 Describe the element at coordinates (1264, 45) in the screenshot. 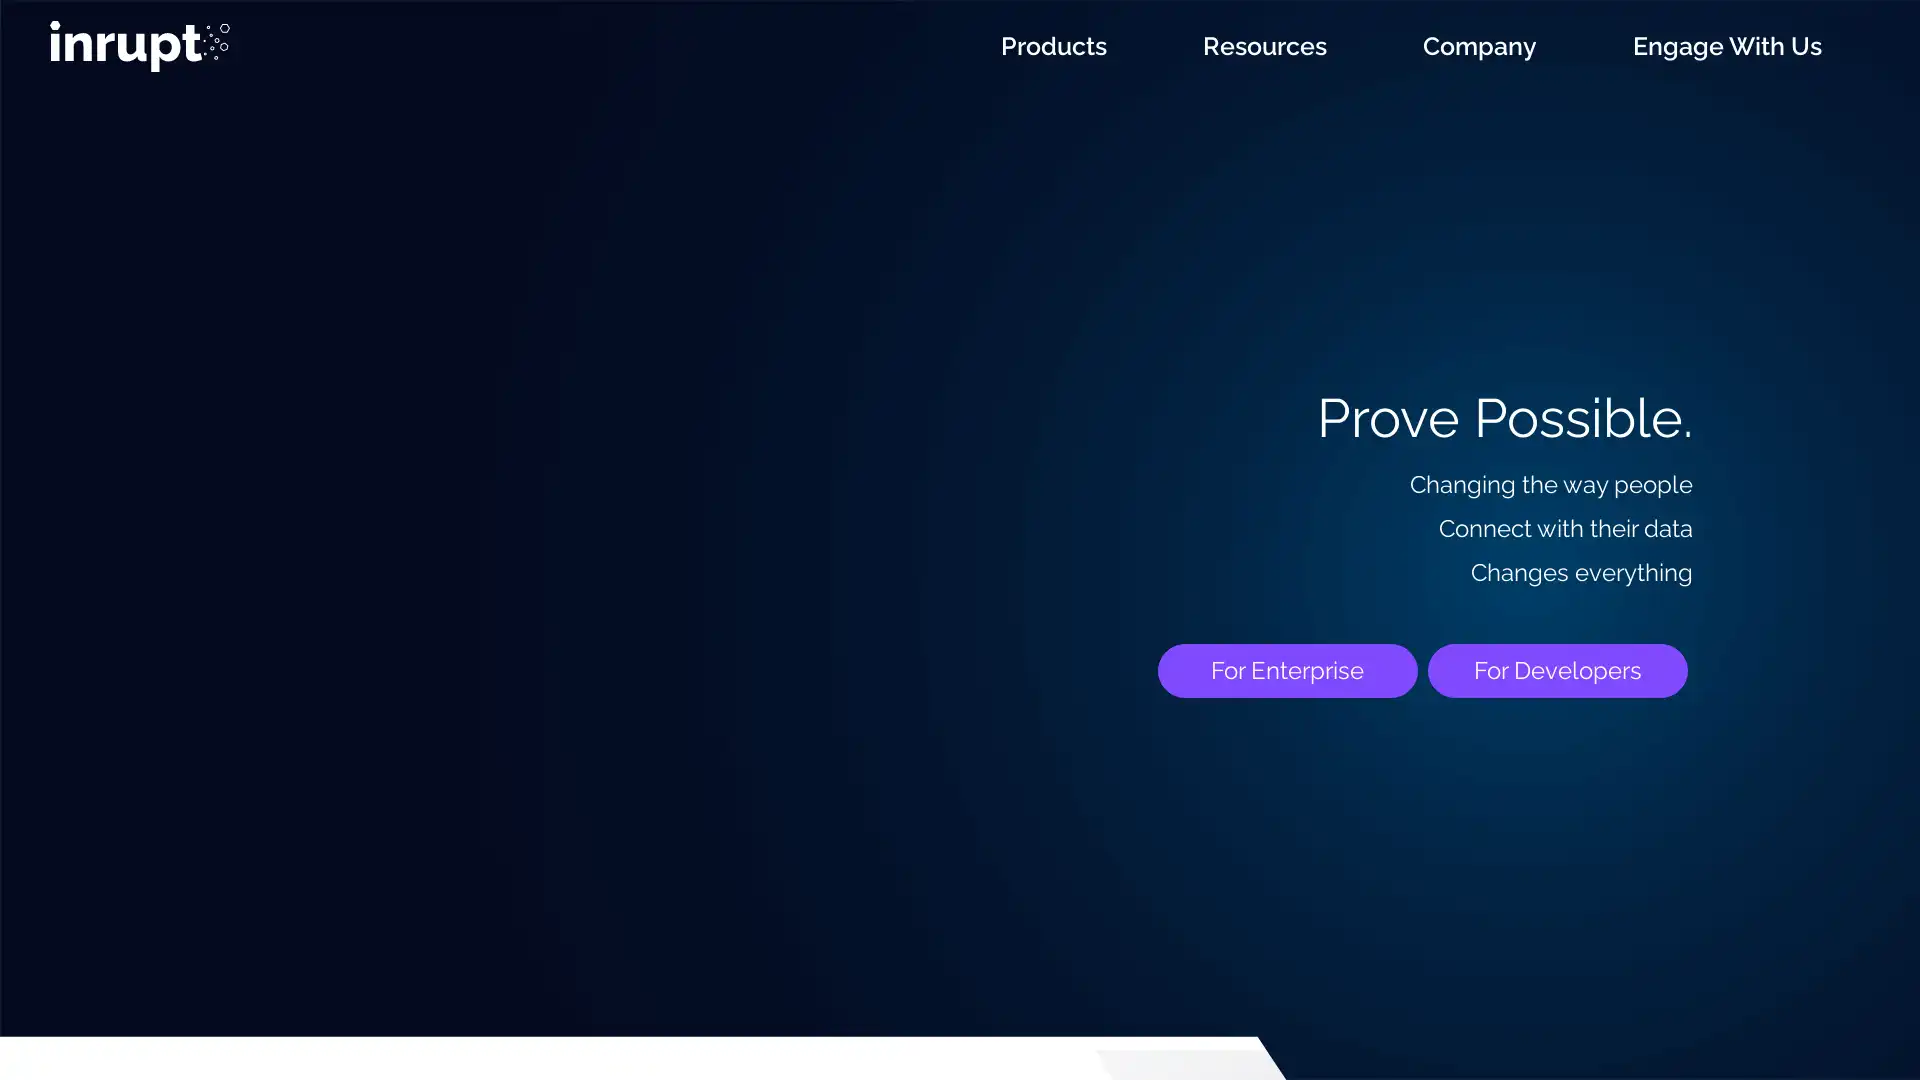

I see `Resources` at that location.